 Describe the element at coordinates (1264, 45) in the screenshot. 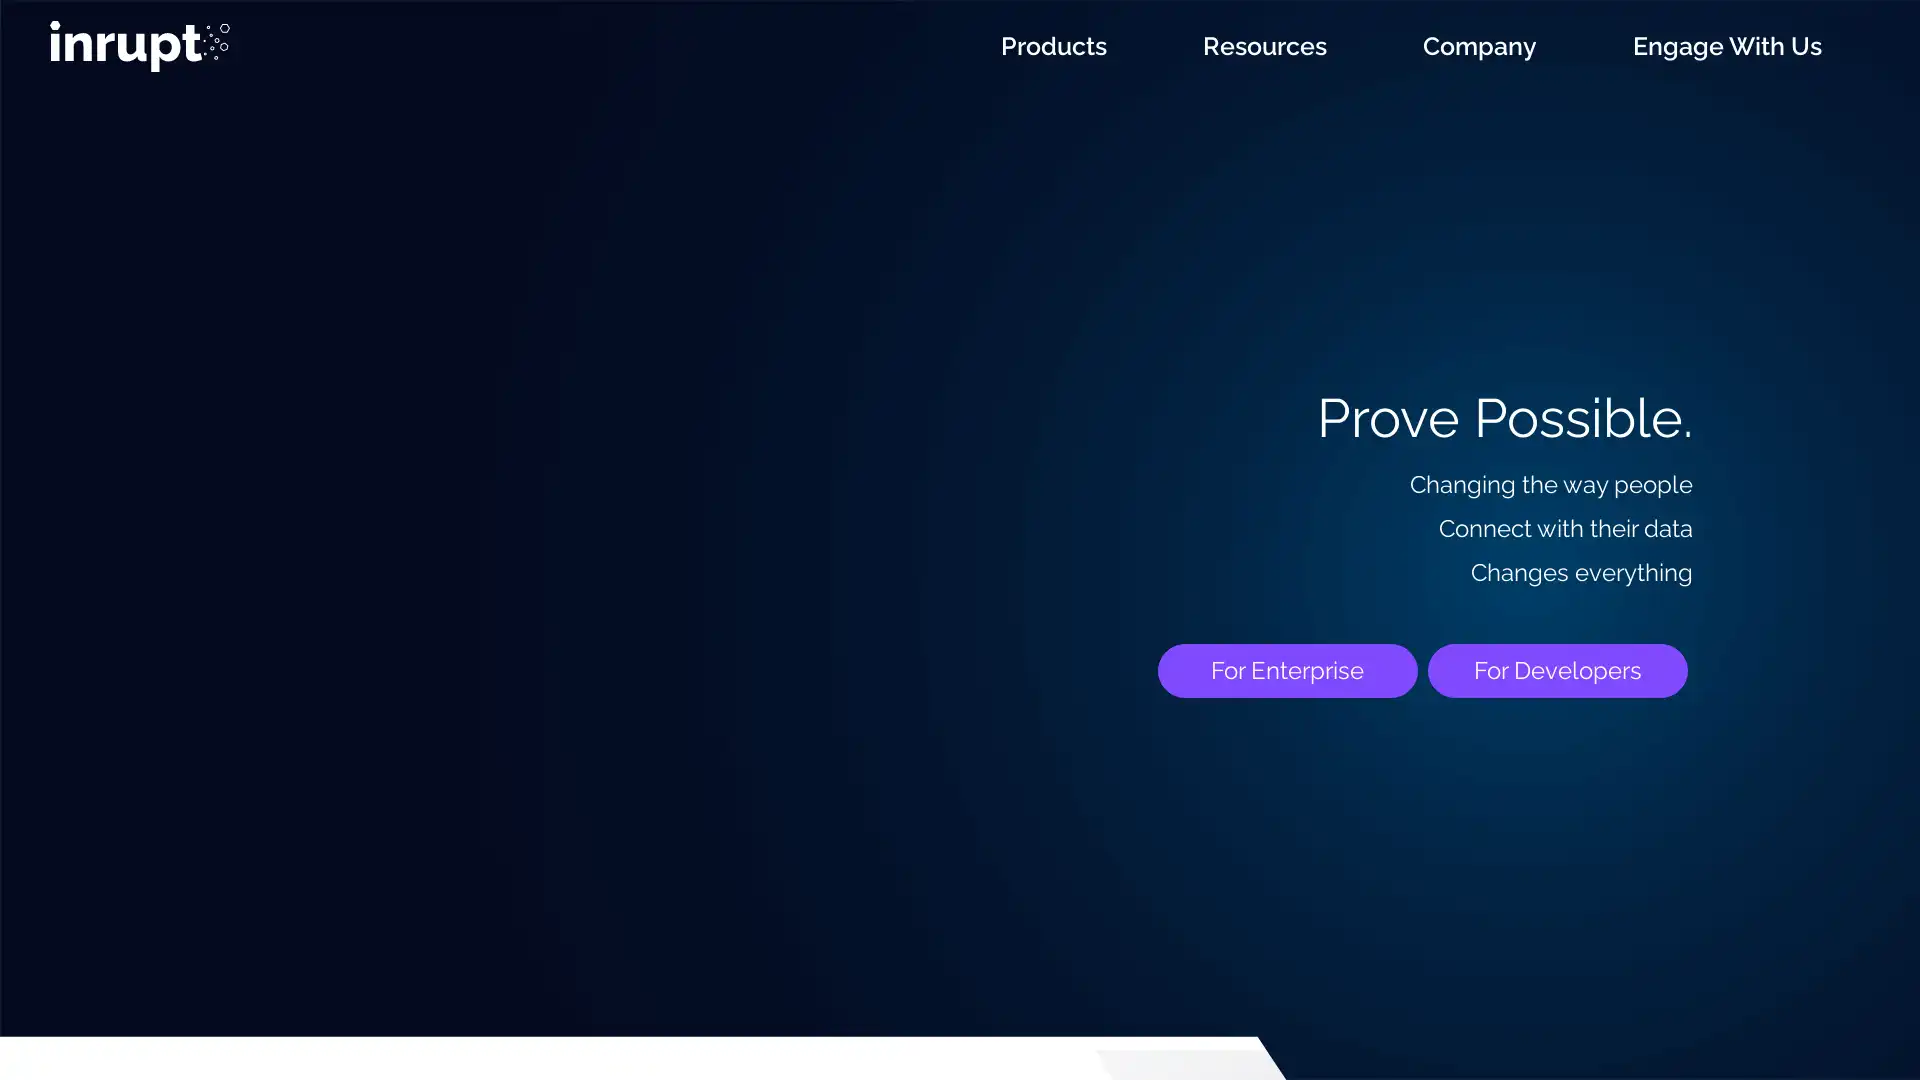

I see `Resources` at that location.